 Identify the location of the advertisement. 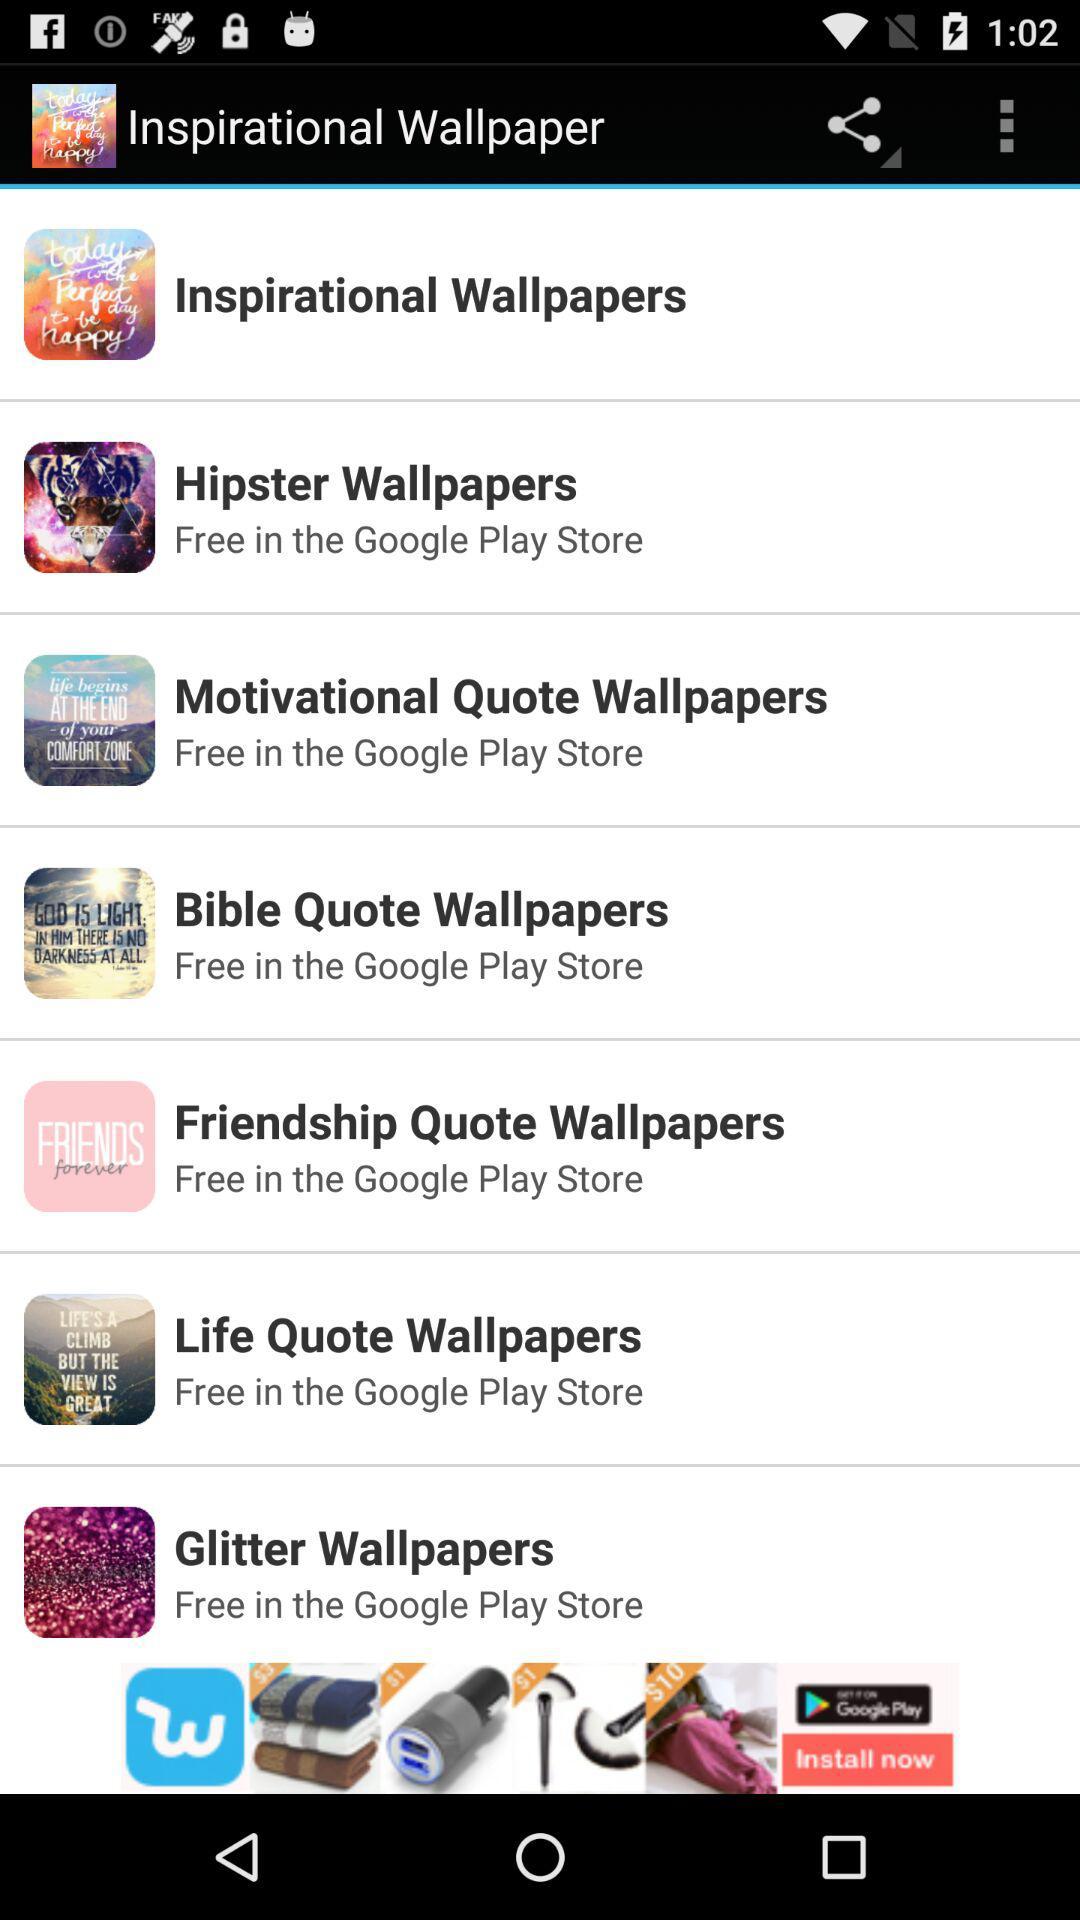
(540, 1727).